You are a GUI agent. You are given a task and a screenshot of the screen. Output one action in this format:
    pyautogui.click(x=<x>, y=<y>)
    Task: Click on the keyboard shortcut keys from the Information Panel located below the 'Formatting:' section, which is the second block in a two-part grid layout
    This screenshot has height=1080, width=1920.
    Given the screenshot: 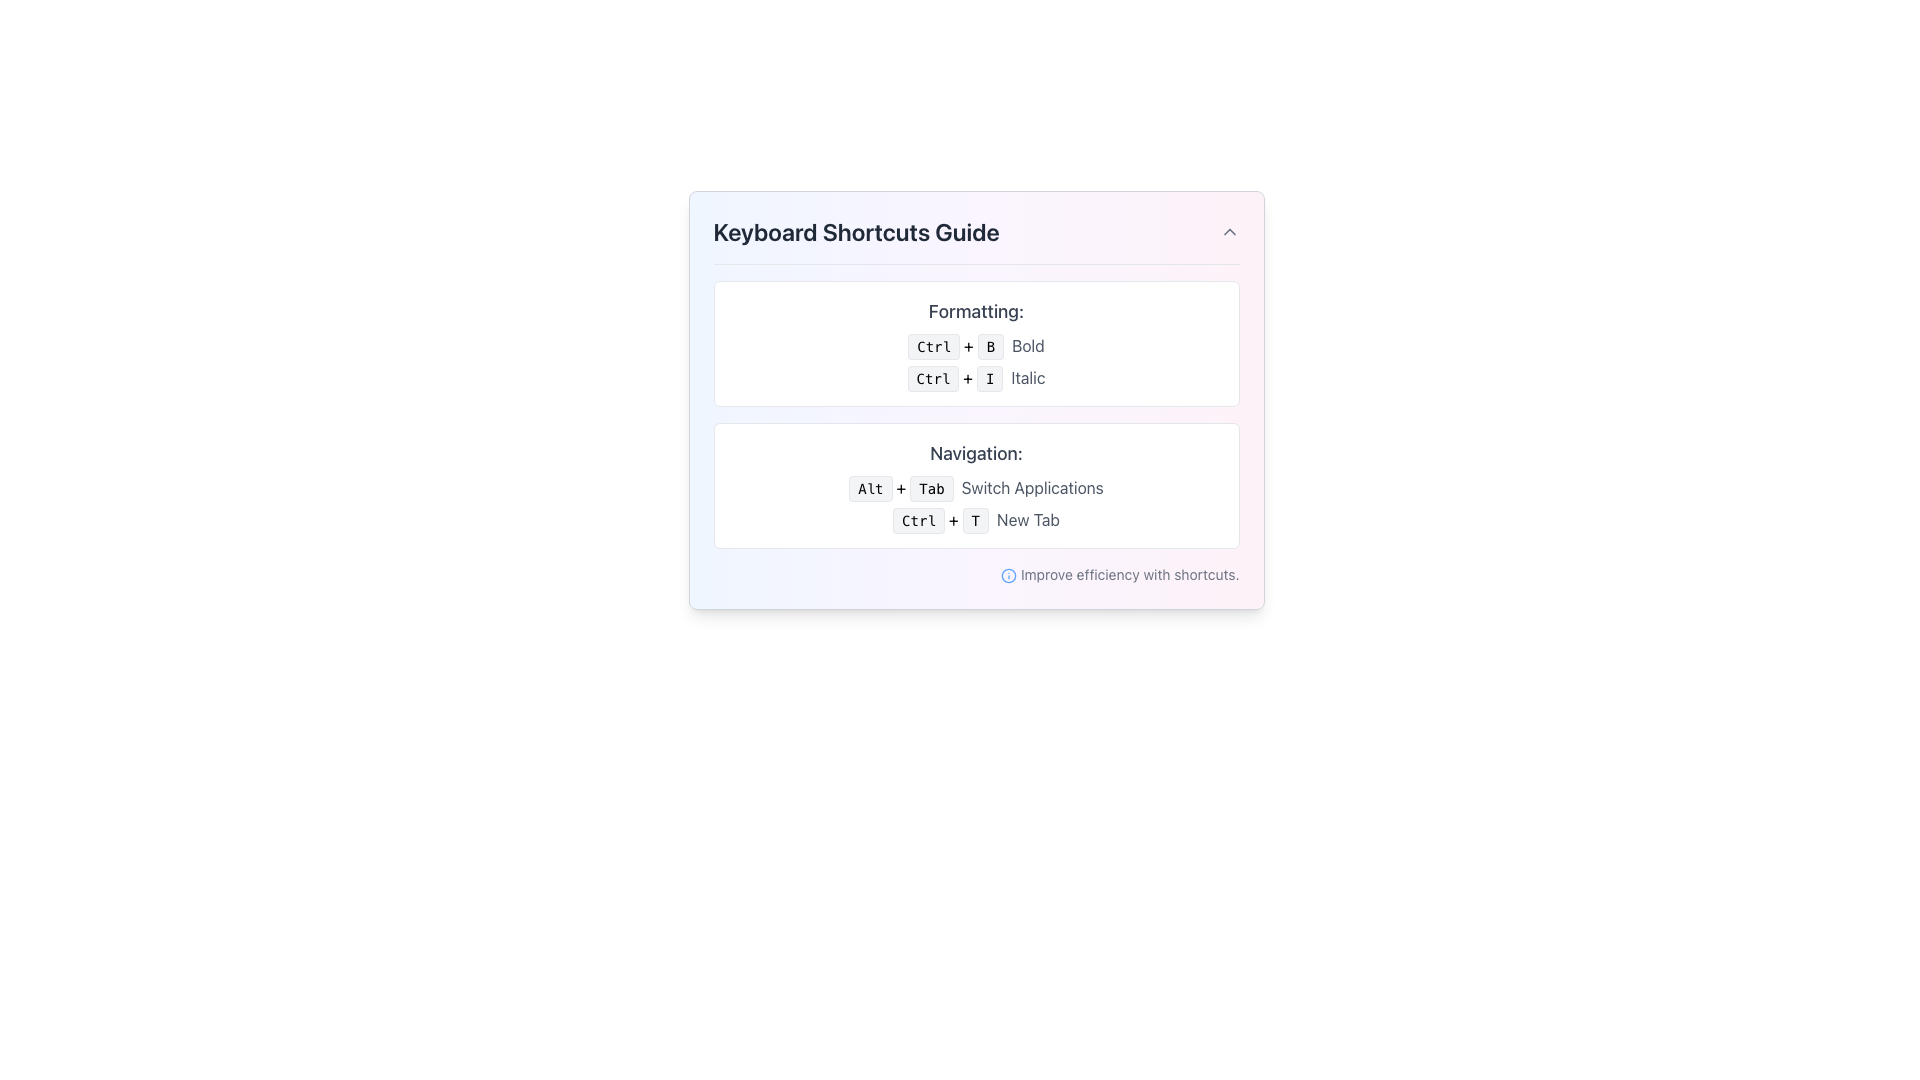 What is the action you would take?
    pyautogui.click(x=976, y=486)
    